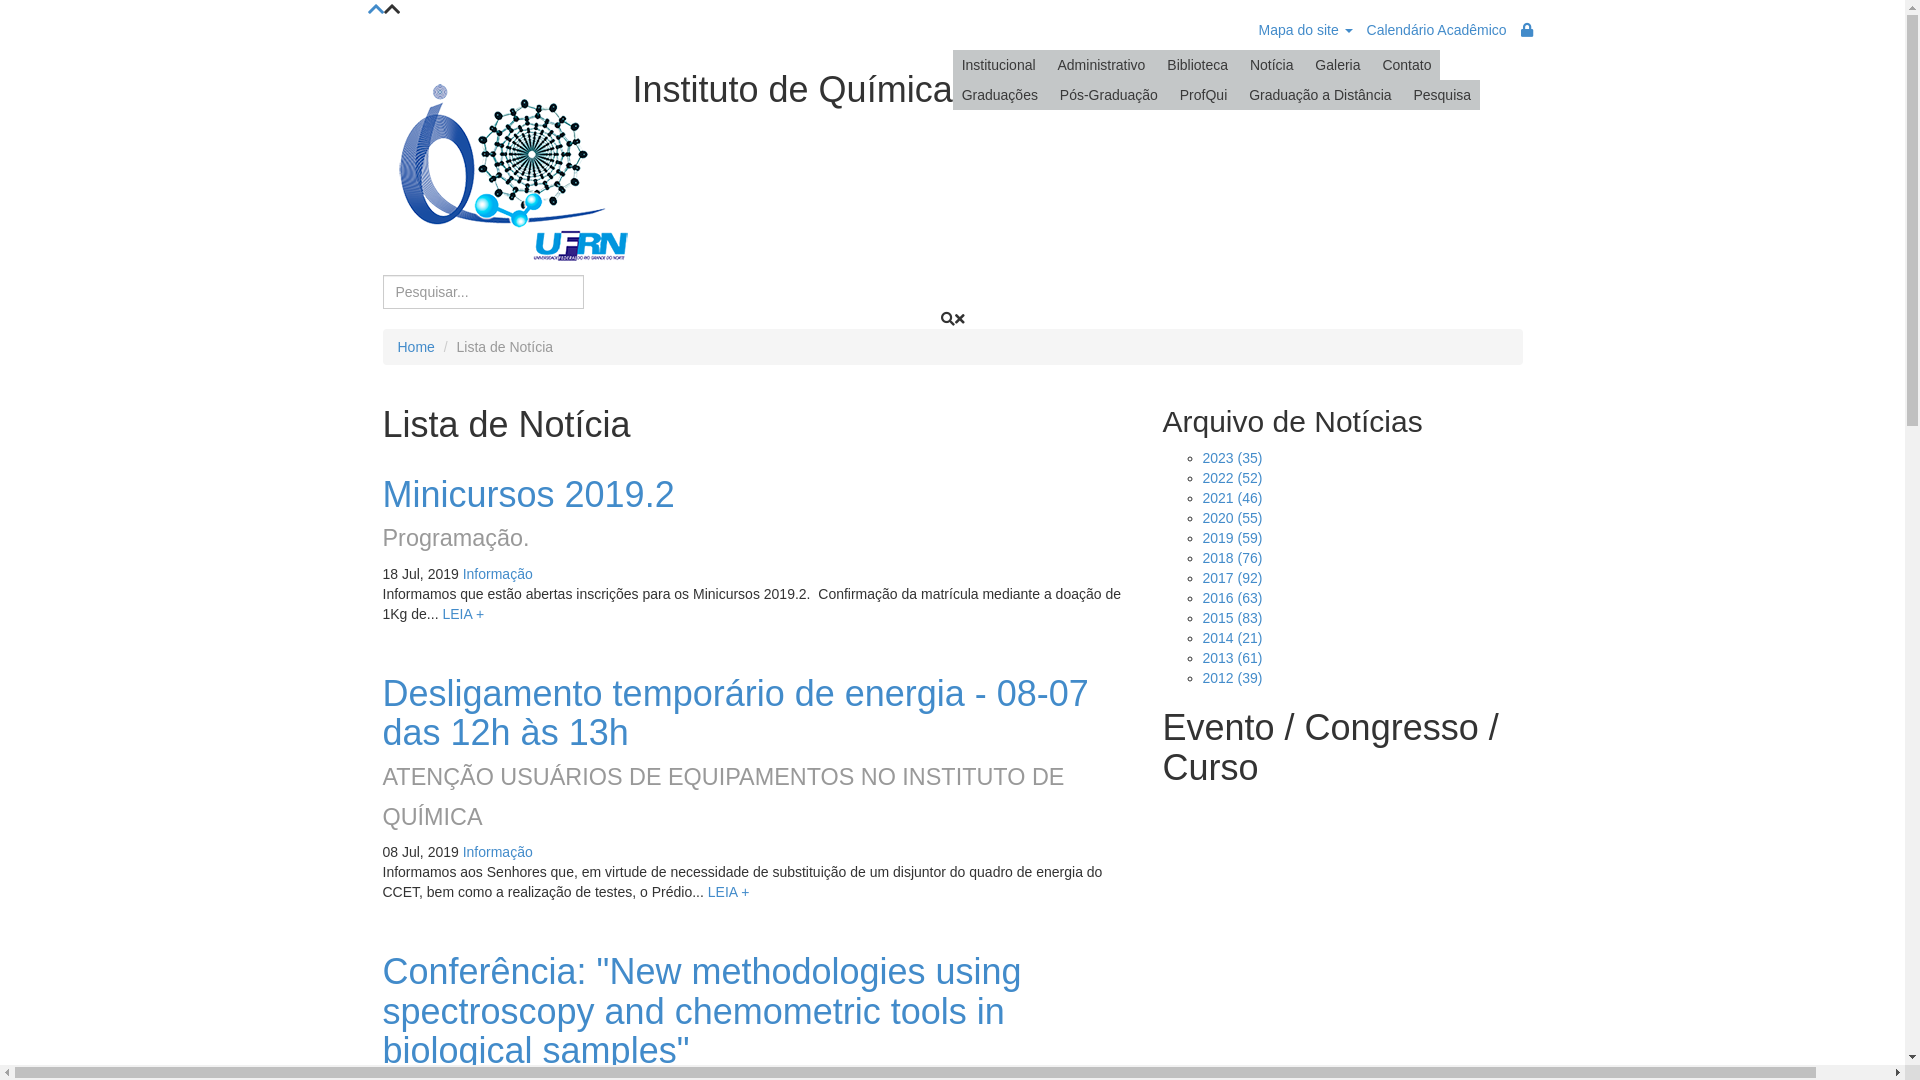 The image size is (1920, 1080). Describe the element at coordinates (1202, 95) in the screenshot. I see `'ProfQui'` at that location.